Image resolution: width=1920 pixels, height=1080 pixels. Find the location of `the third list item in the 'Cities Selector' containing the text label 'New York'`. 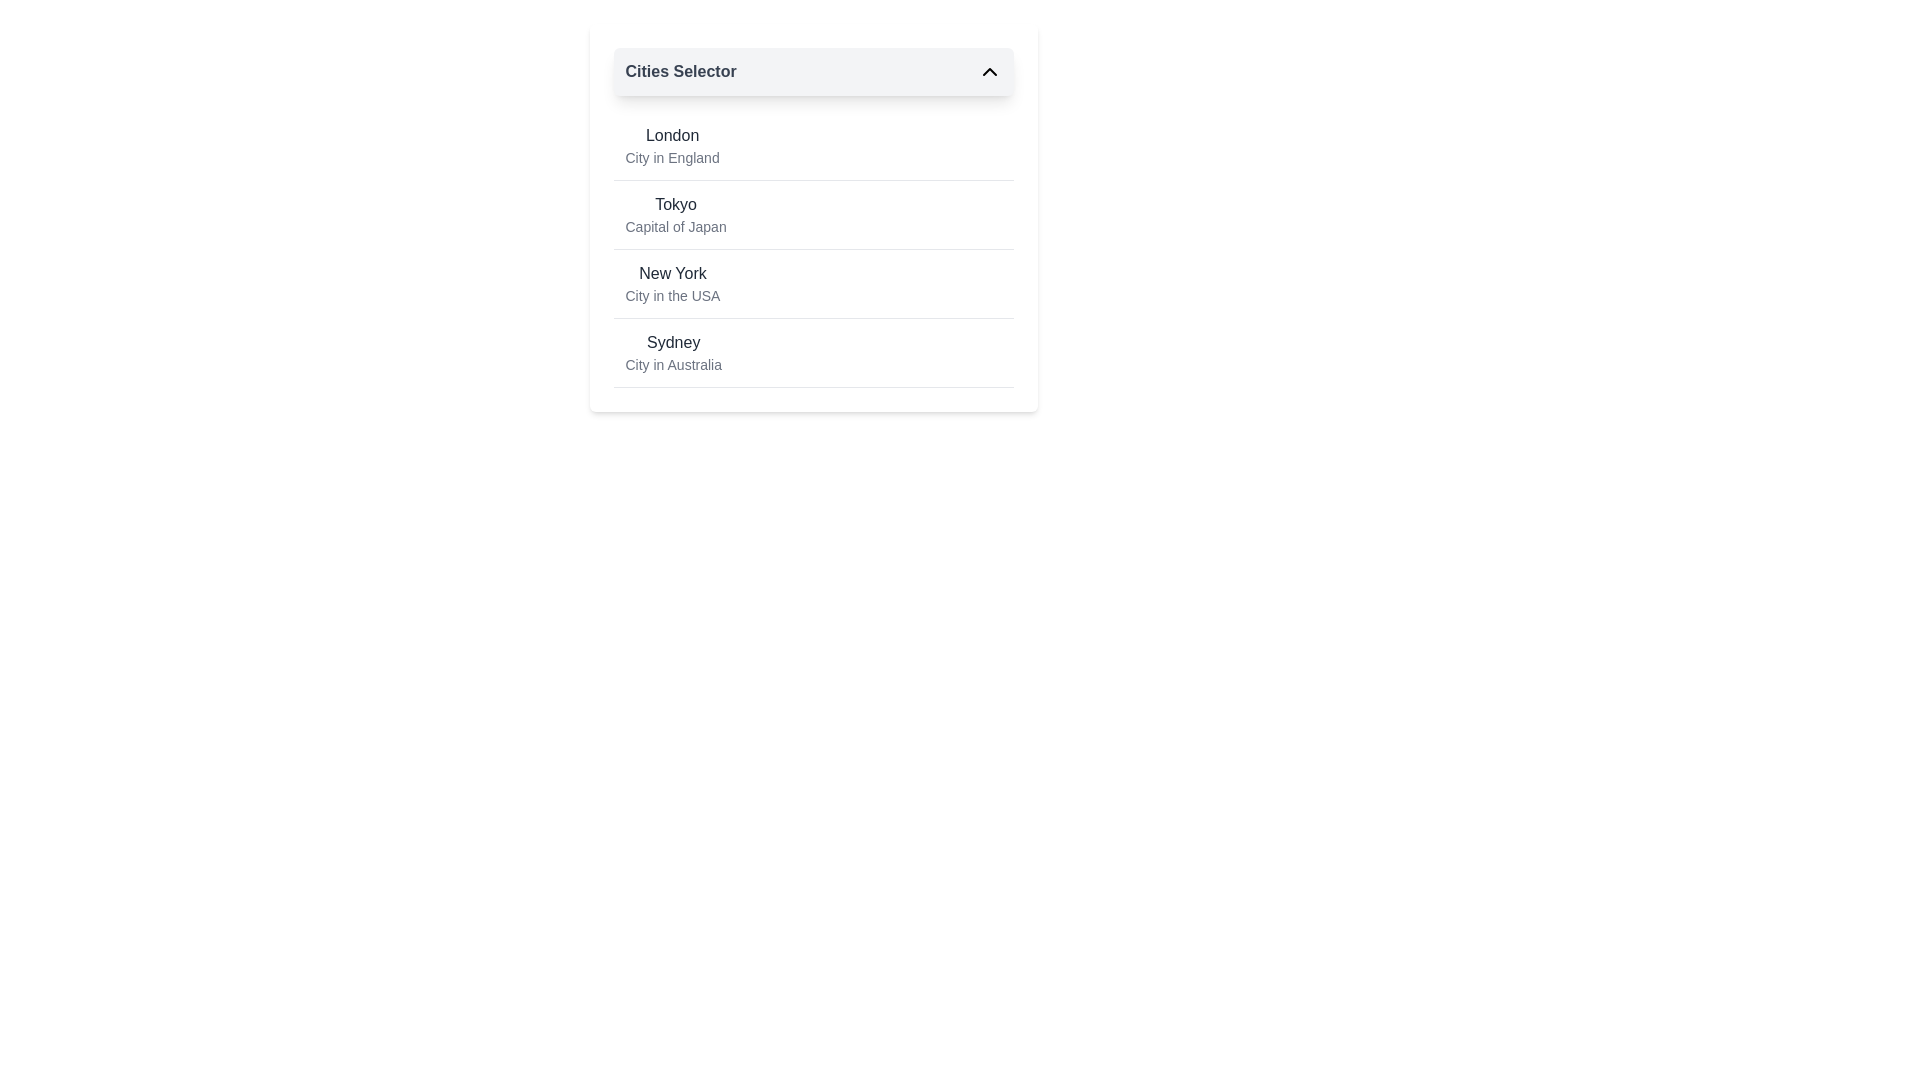

the third list item in the 'Cities Selector' containing the text label 'New York' is located at coordinates (672, 284).